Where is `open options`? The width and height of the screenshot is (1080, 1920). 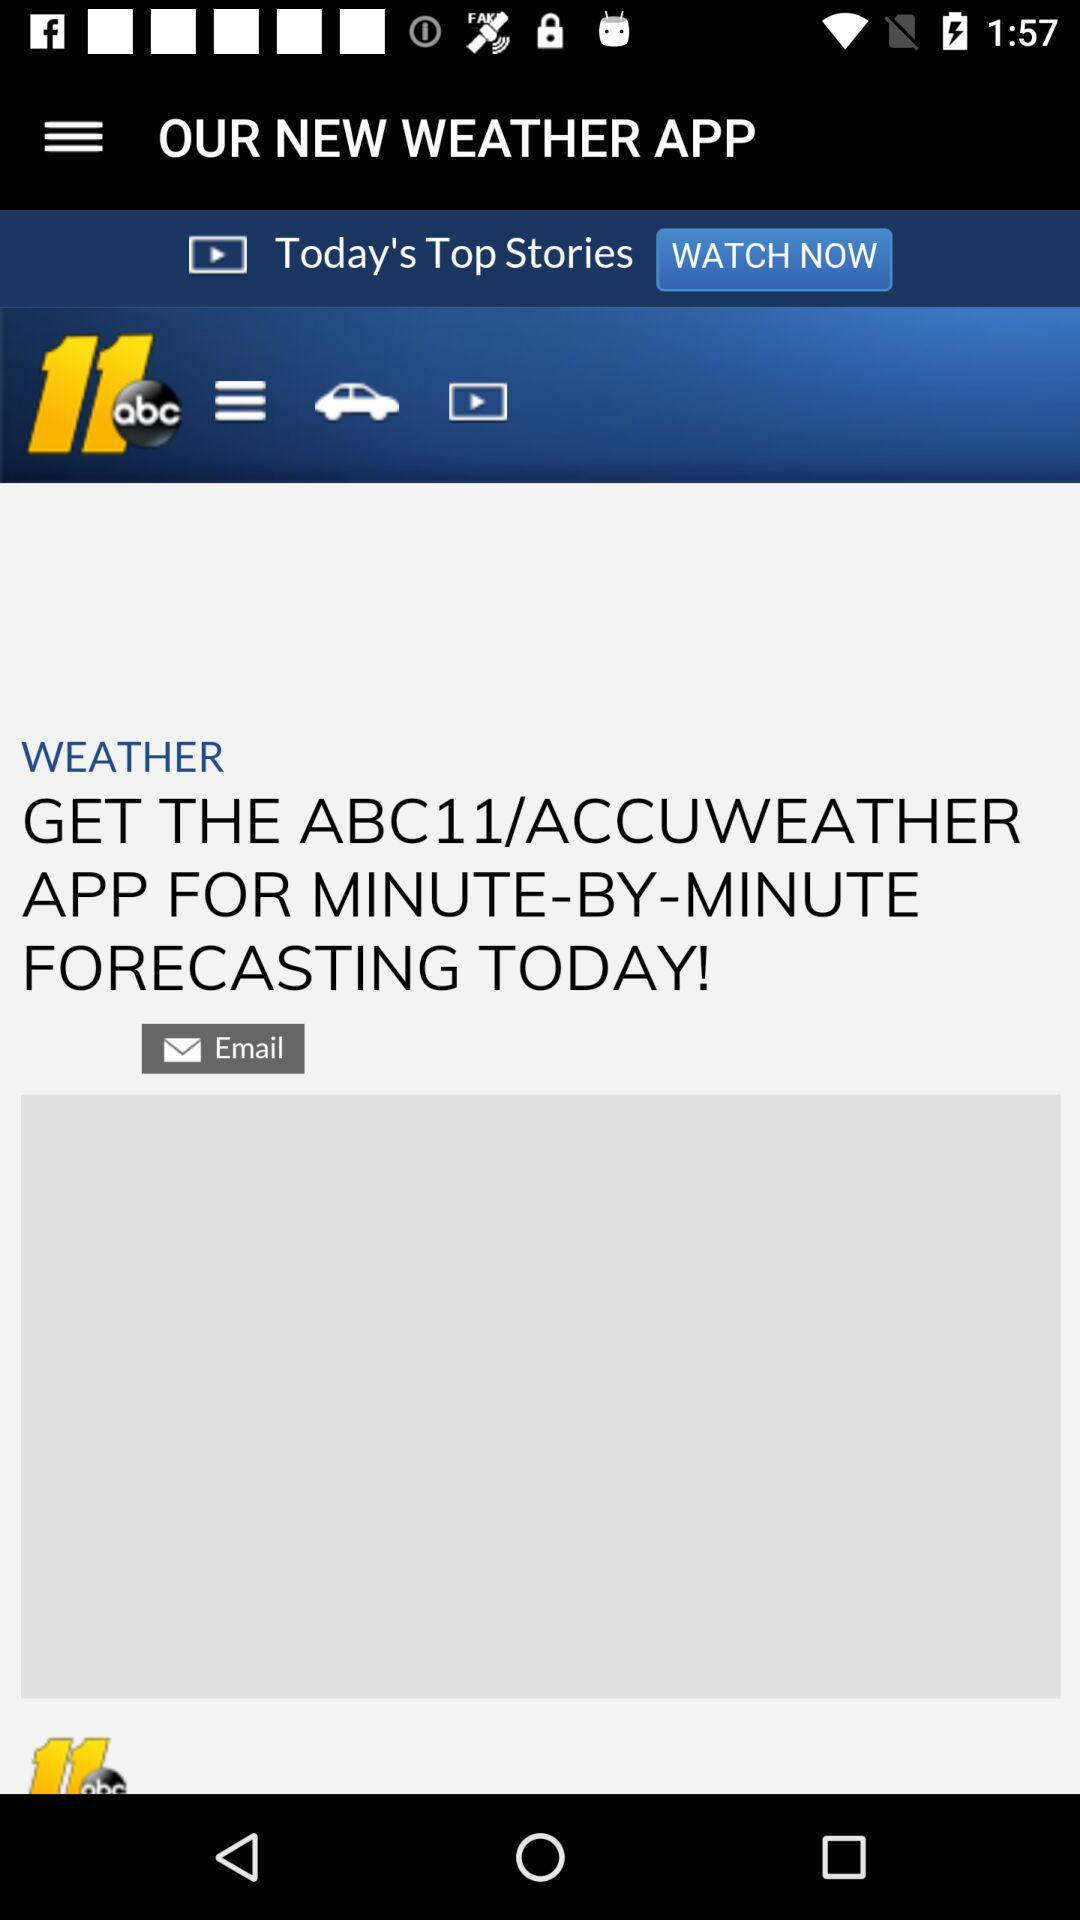 open options is located at coordinates (72, 135).